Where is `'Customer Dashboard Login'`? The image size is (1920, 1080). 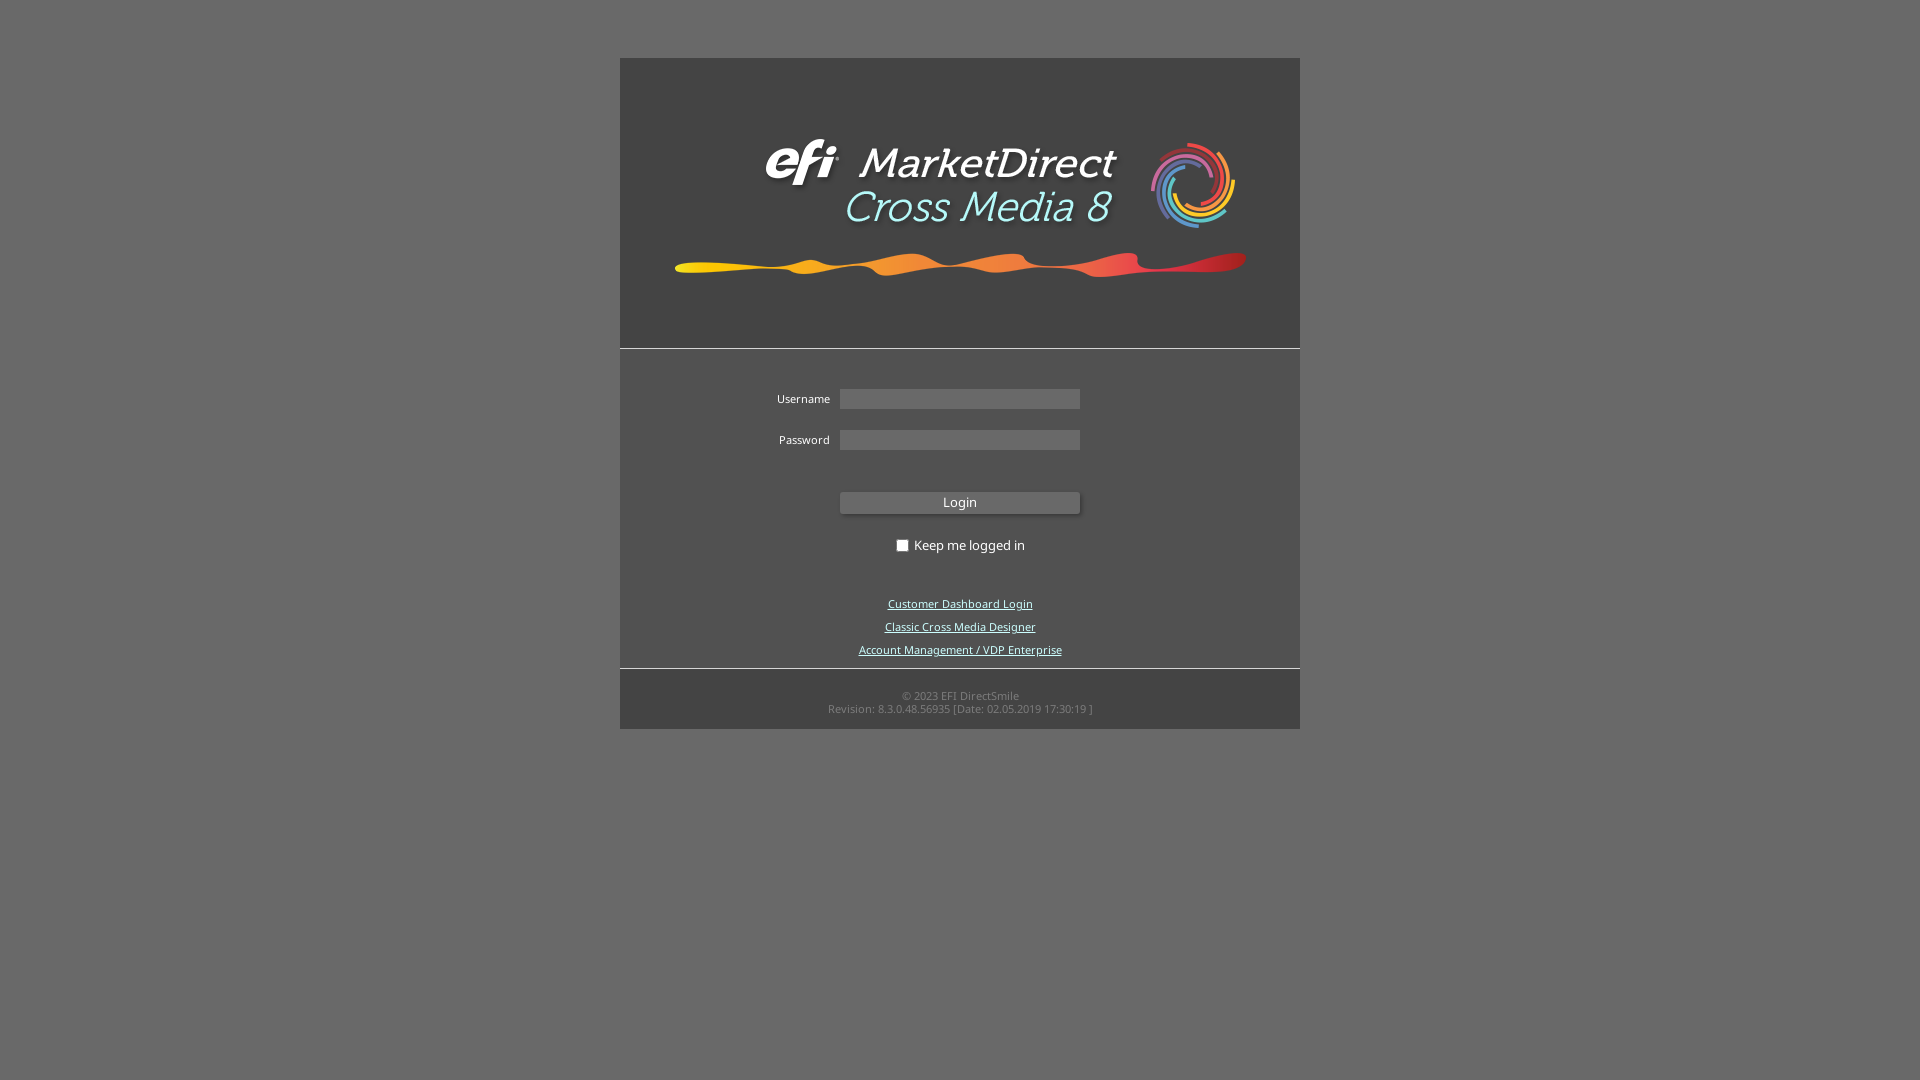 'Customer Dashboard Login' is located at coordinates (960, 602).